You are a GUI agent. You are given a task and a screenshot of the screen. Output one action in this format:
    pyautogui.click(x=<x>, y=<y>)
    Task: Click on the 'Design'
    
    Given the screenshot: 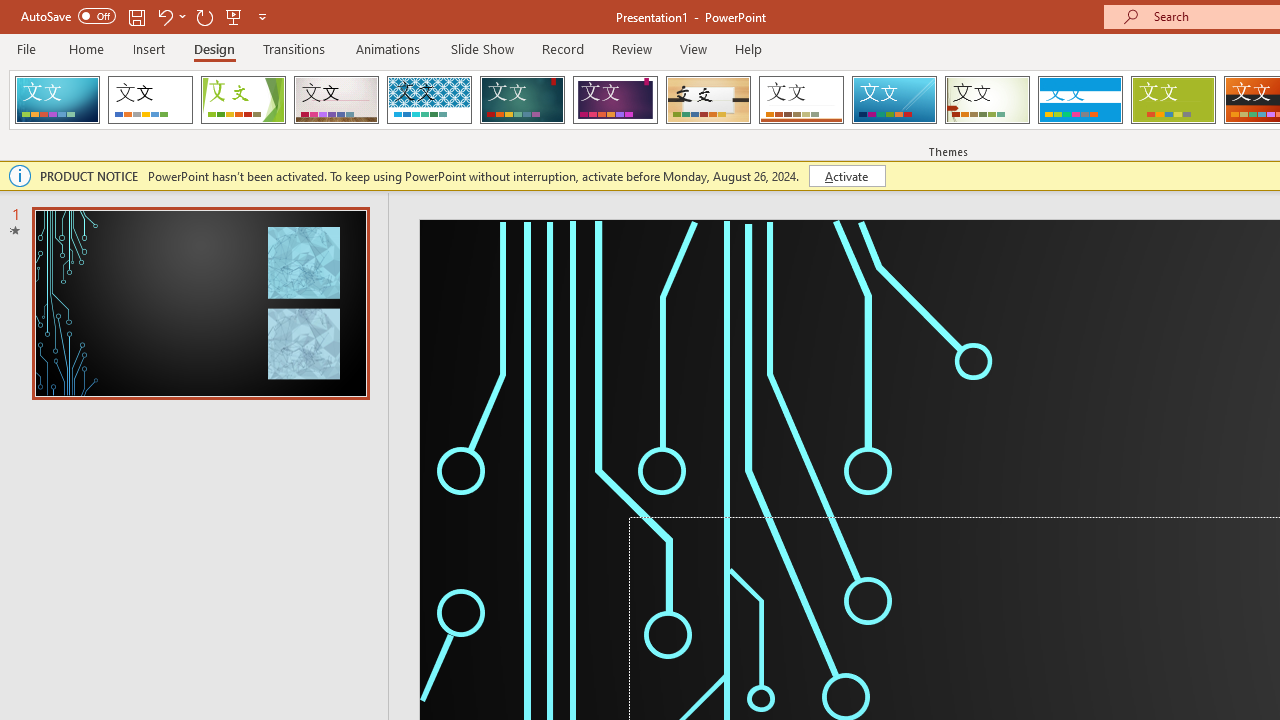 What is the action you would take?
    pyautogui.click(x=214, y=48)
    